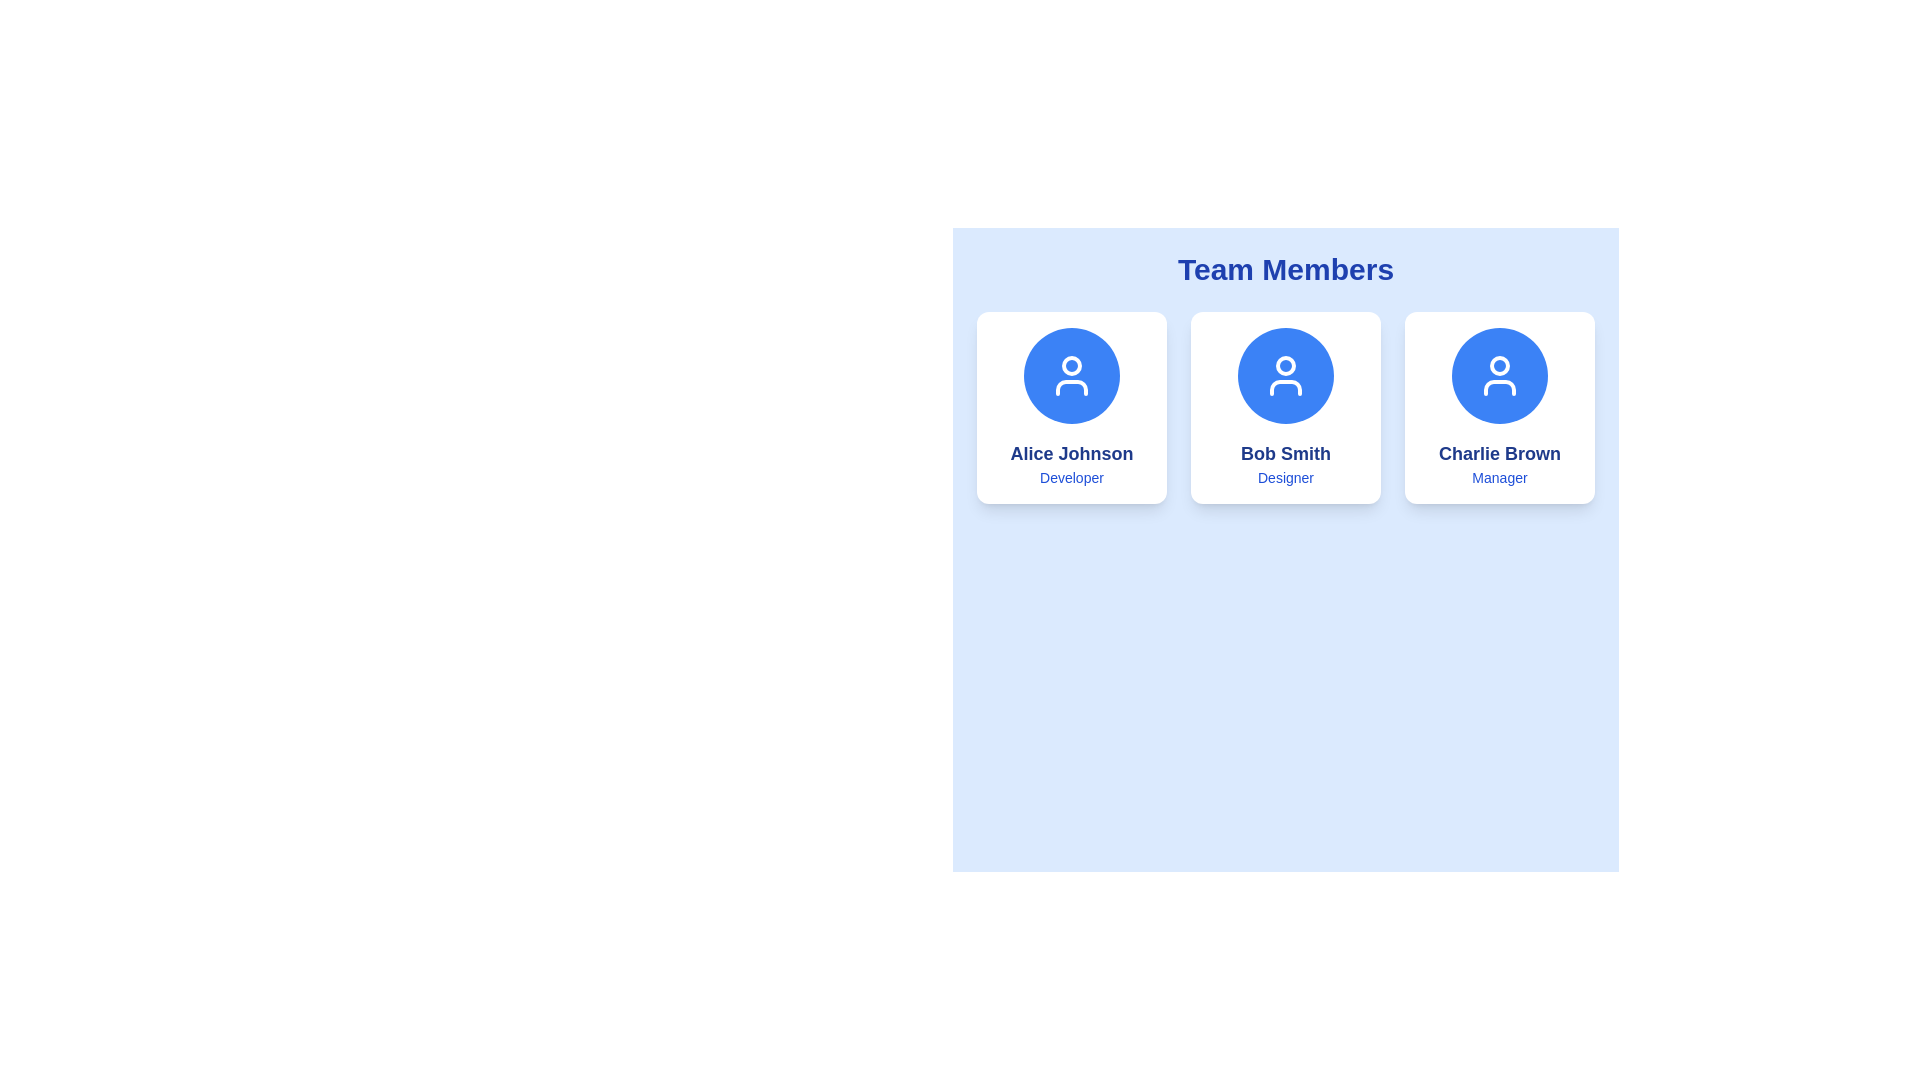 This screenshot has width=1920, height=1080. What do you see at coordinates (1286, 375) in the screenshot?
I see `the circular Avatar or Profile Image of 'Bob Smith', which has a blue background and a white user icon, located between 'Alice Johnson' and 'Charlie Brown'` at bounding box center [1286, 375].